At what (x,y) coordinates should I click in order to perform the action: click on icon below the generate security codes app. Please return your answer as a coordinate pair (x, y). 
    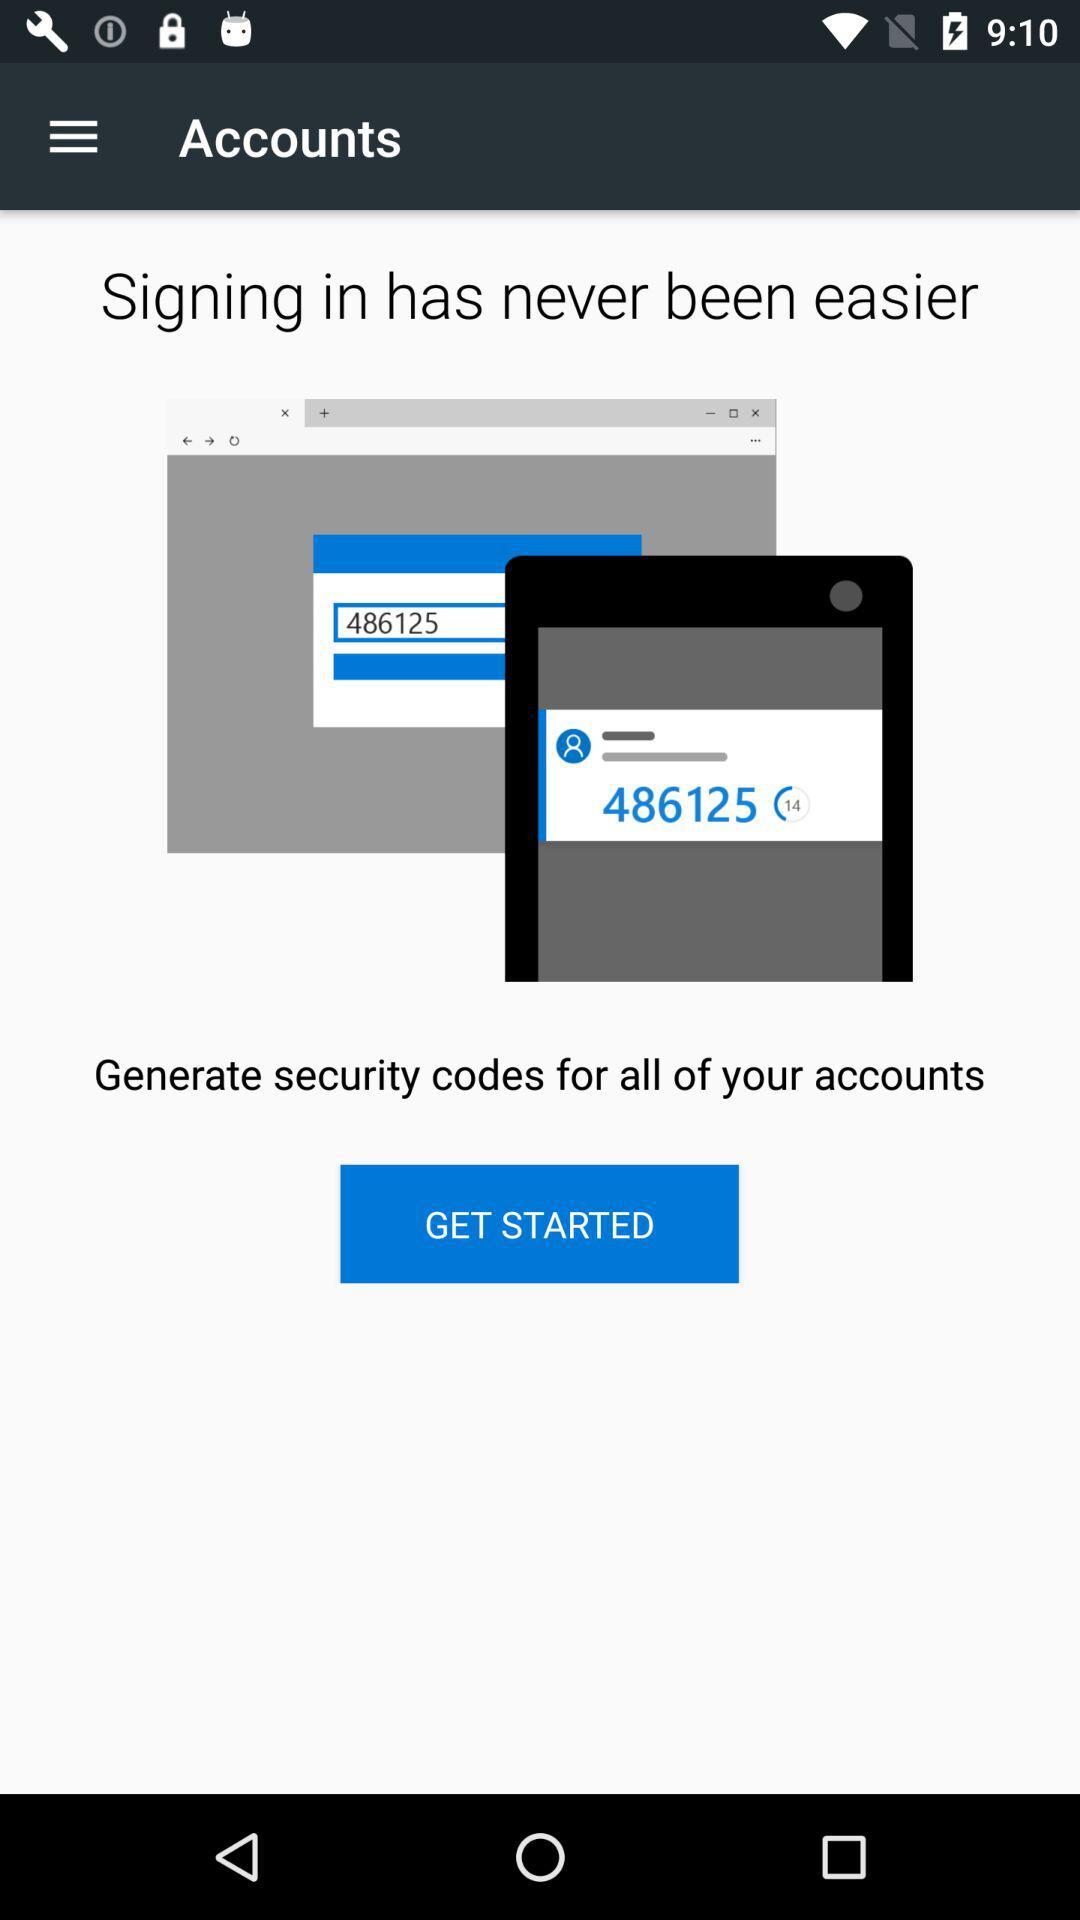
    Looking at the image, I should click on (538, 1223).